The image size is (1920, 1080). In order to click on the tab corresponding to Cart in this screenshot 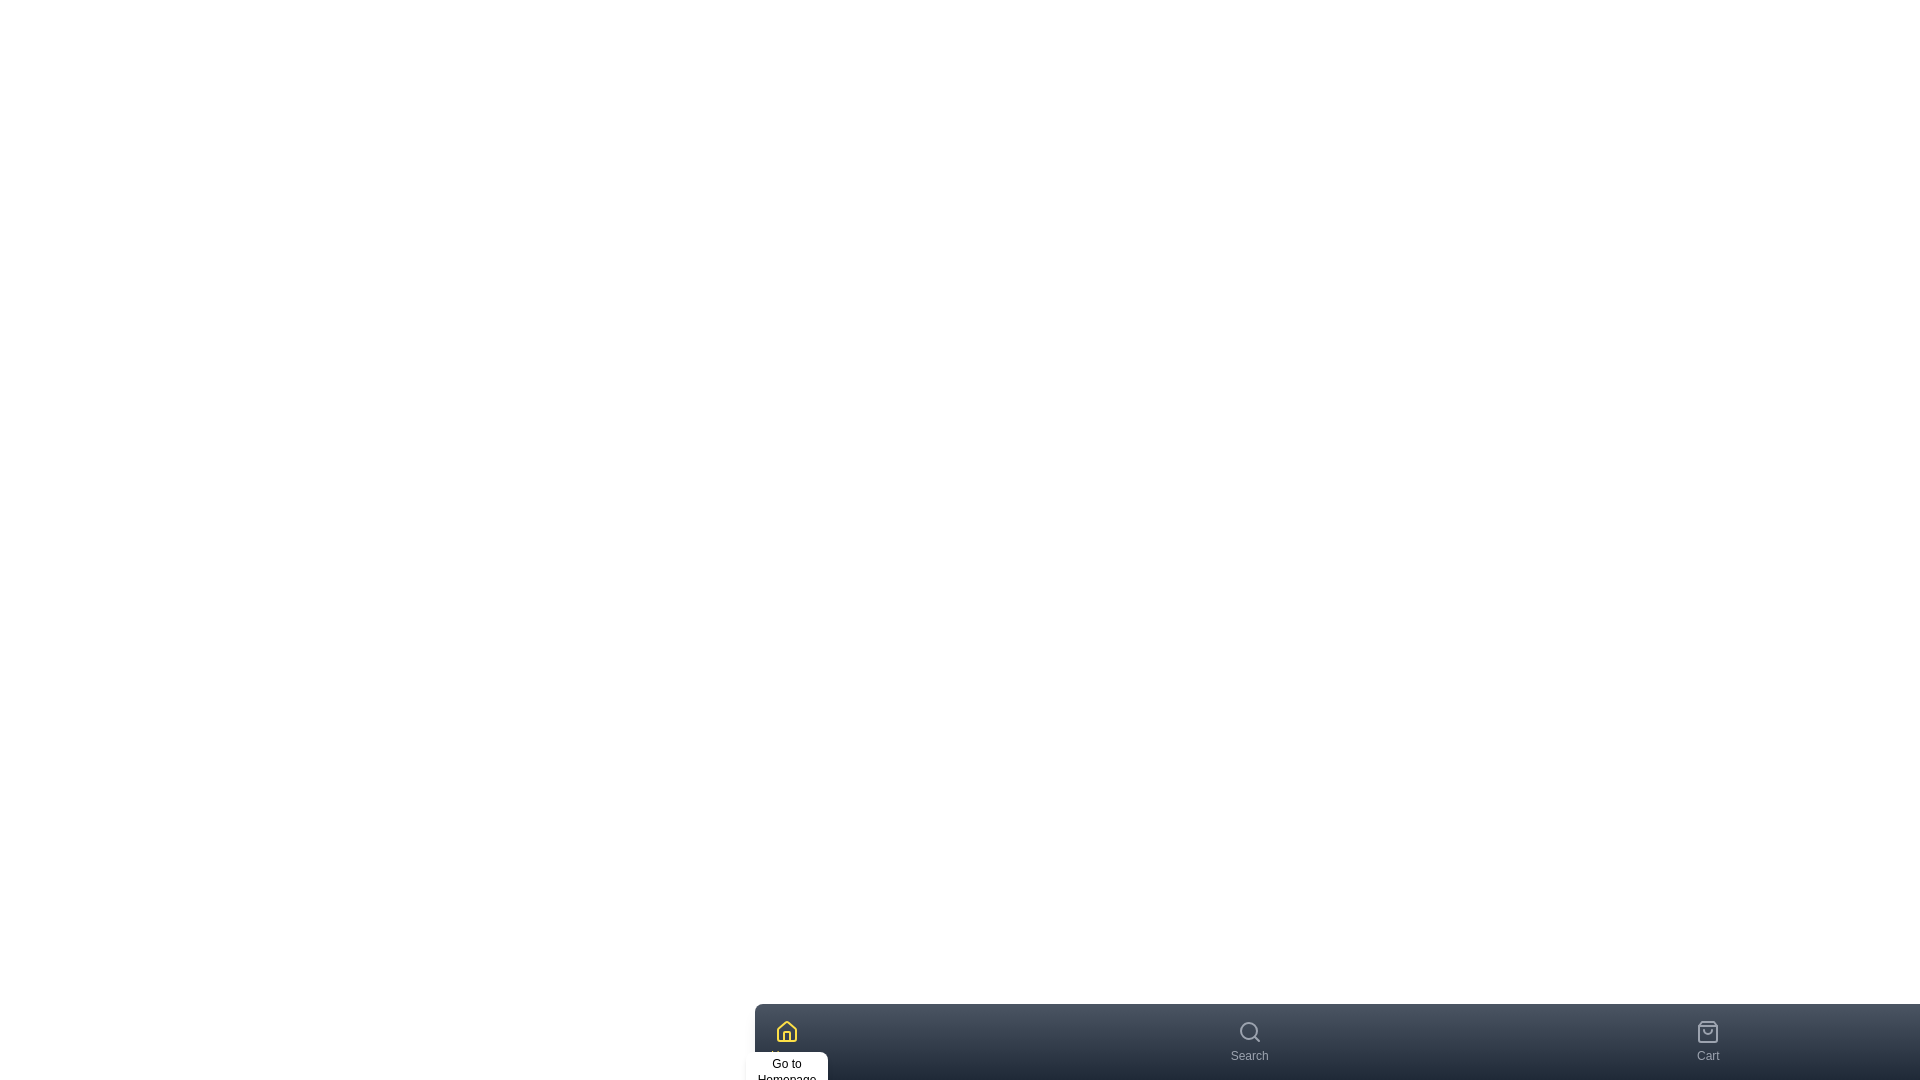, I will do `click(1707, 1040)`.